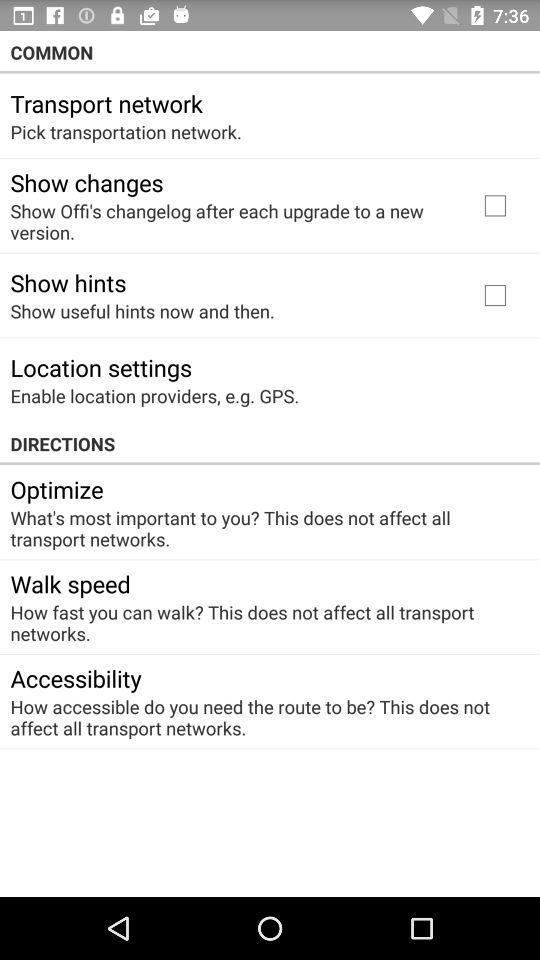 The width and height of the screenshot is (540, 960). What do you see at coordinates (230, 221) in the screenshot?
I see `item below the show changes icon` at bounding box center [230, 221].